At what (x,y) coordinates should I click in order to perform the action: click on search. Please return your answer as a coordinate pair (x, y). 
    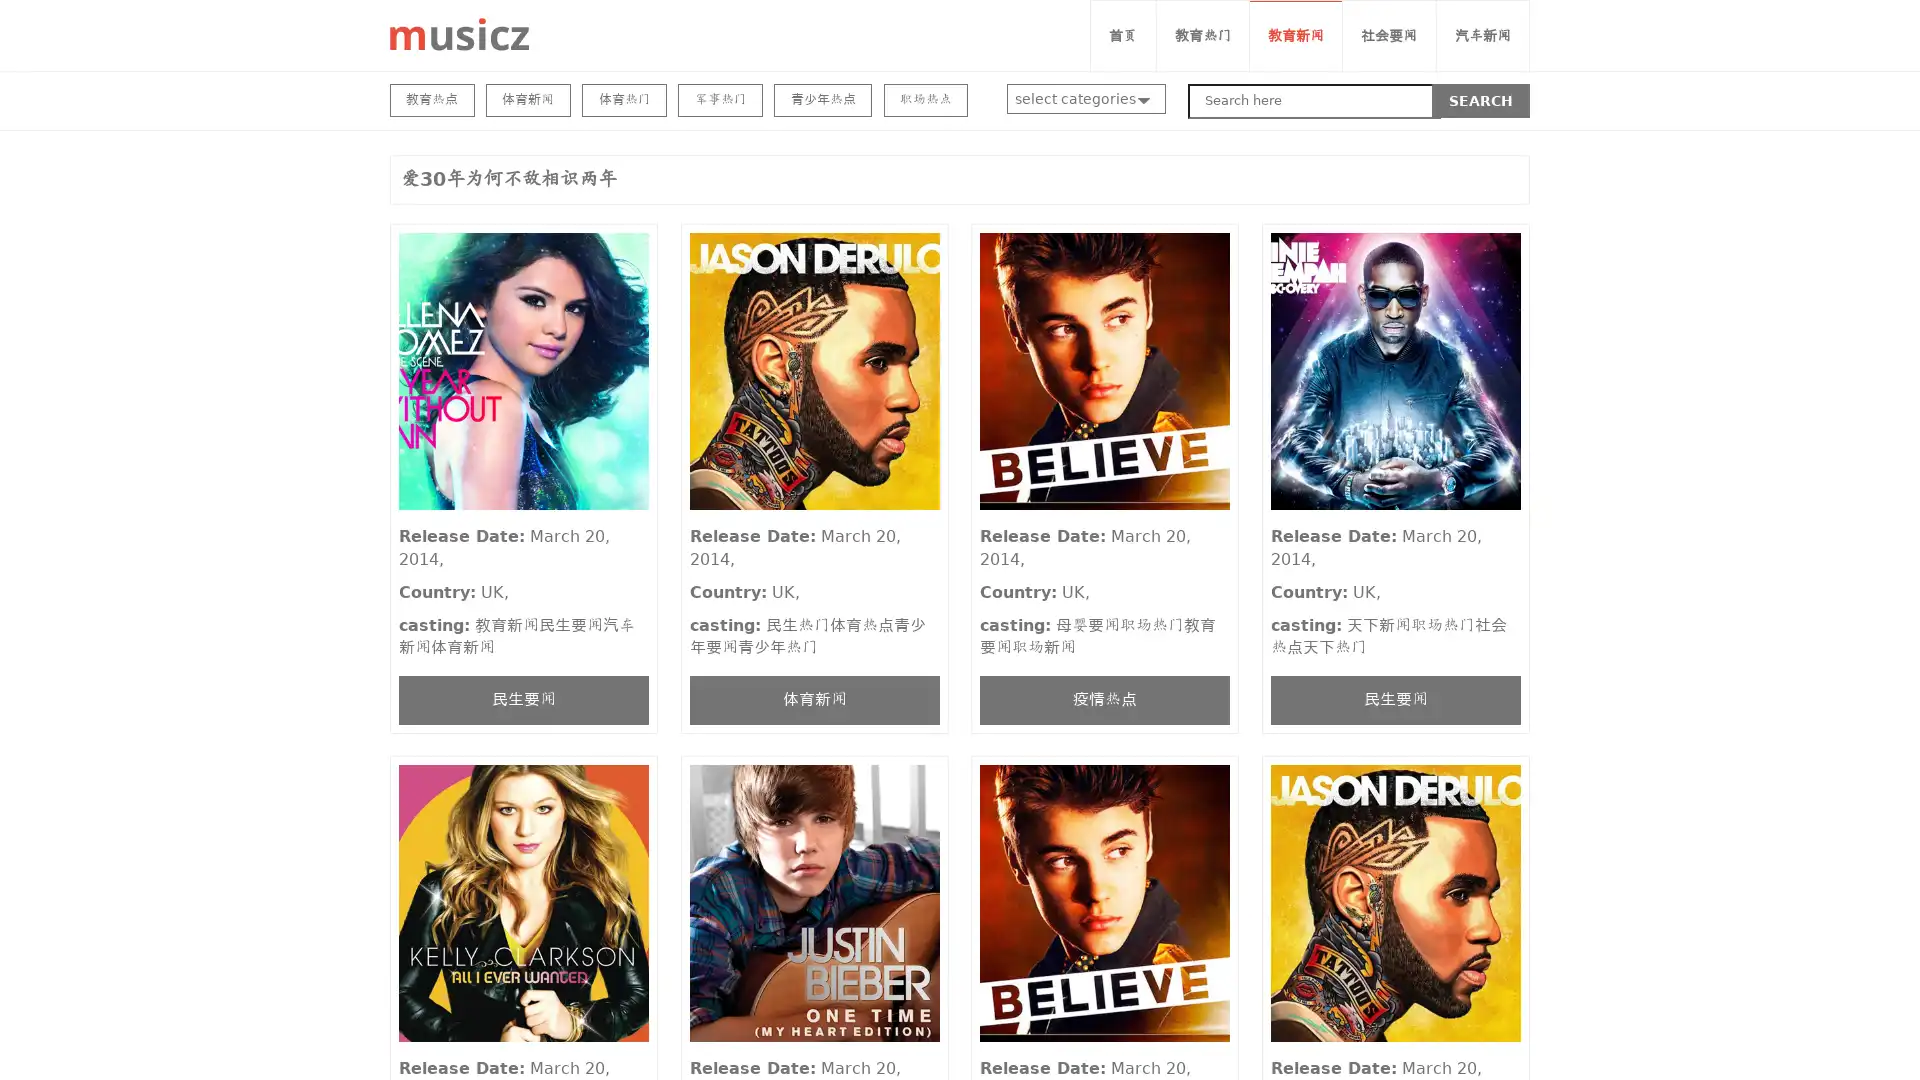
    Looking at the image, I should click on (1481, 100).